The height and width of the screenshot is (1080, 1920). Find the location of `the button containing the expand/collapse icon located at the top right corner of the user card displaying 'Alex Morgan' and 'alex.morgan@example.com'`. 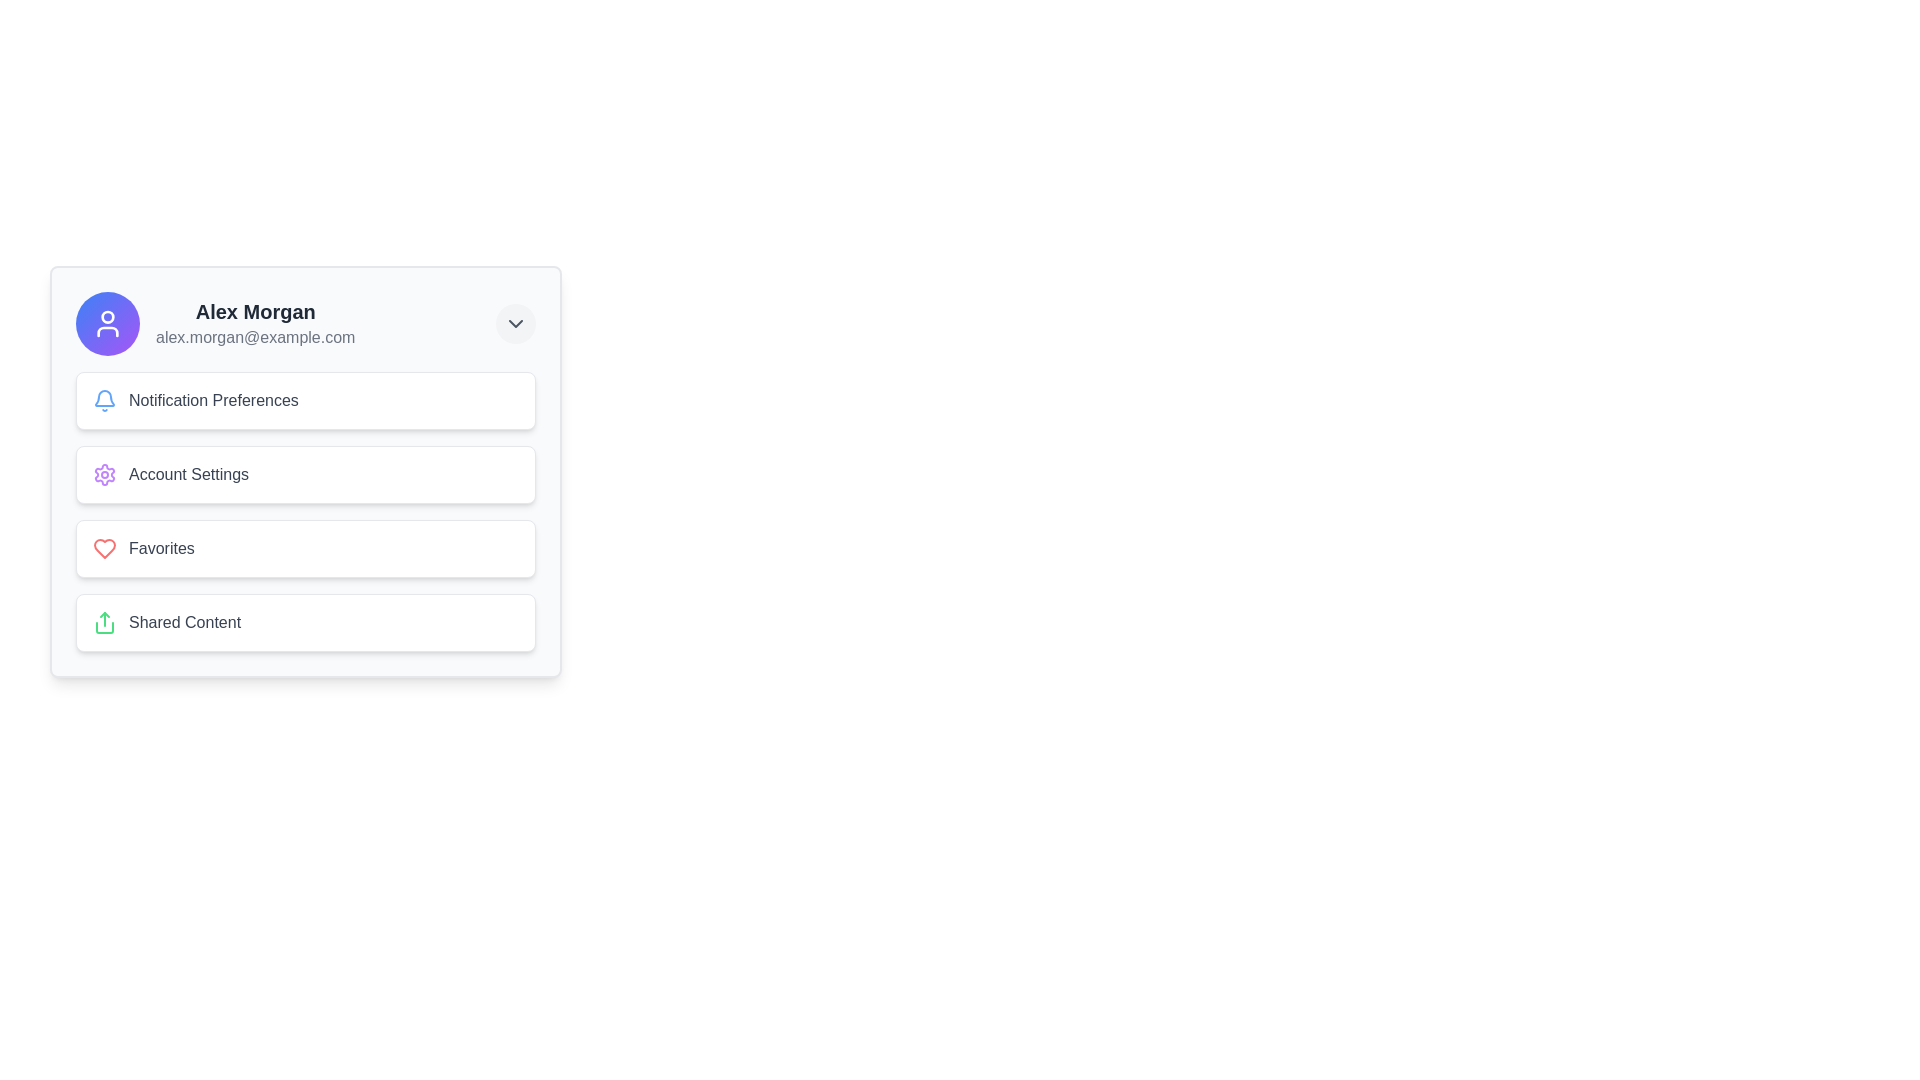

the button containing the expand/collapse icon located at the top right corner of the user card displaying 'Alex Morgan' and 'alex.morgan@example.com' is located at coordinates (515, 323).